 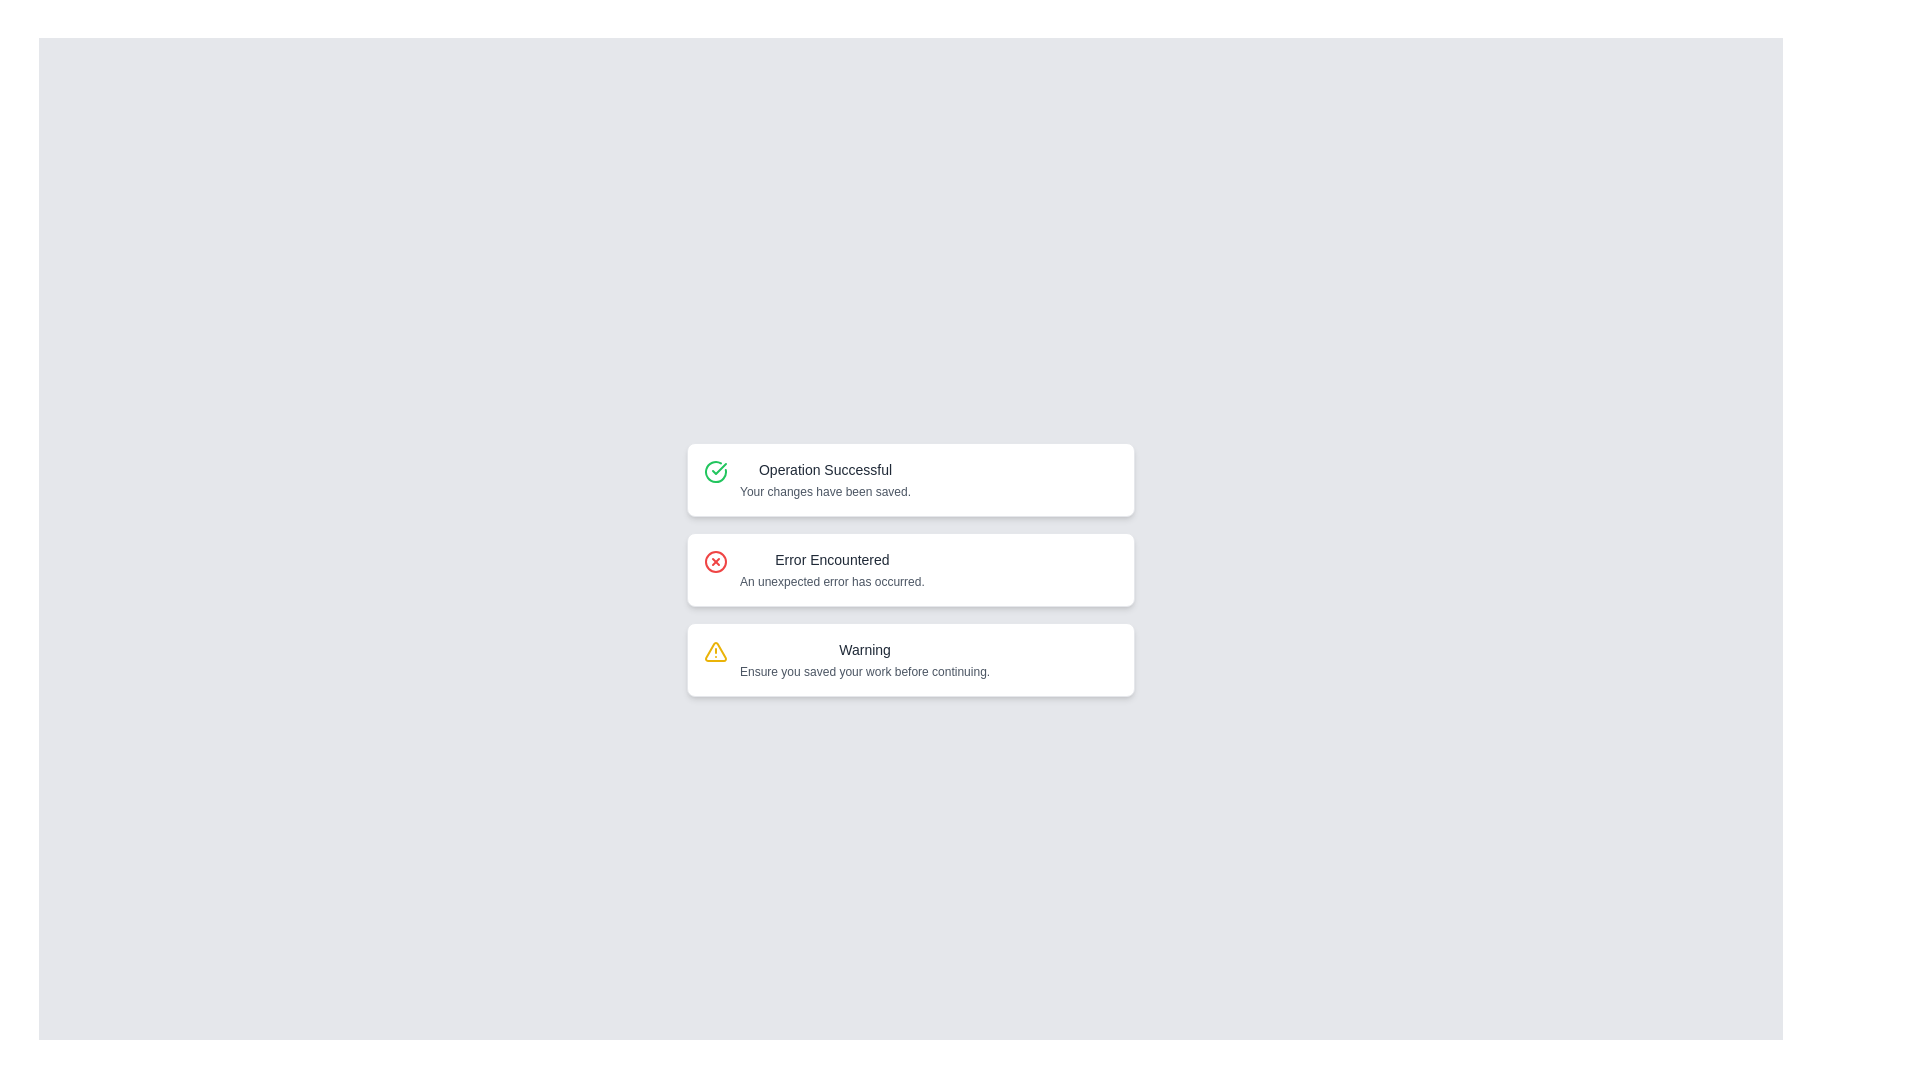 I want to click on the 'Error Encountered' notification block, which contains a bold title and a subdued description, located in the center of the interface, so click(x=832, y=570).